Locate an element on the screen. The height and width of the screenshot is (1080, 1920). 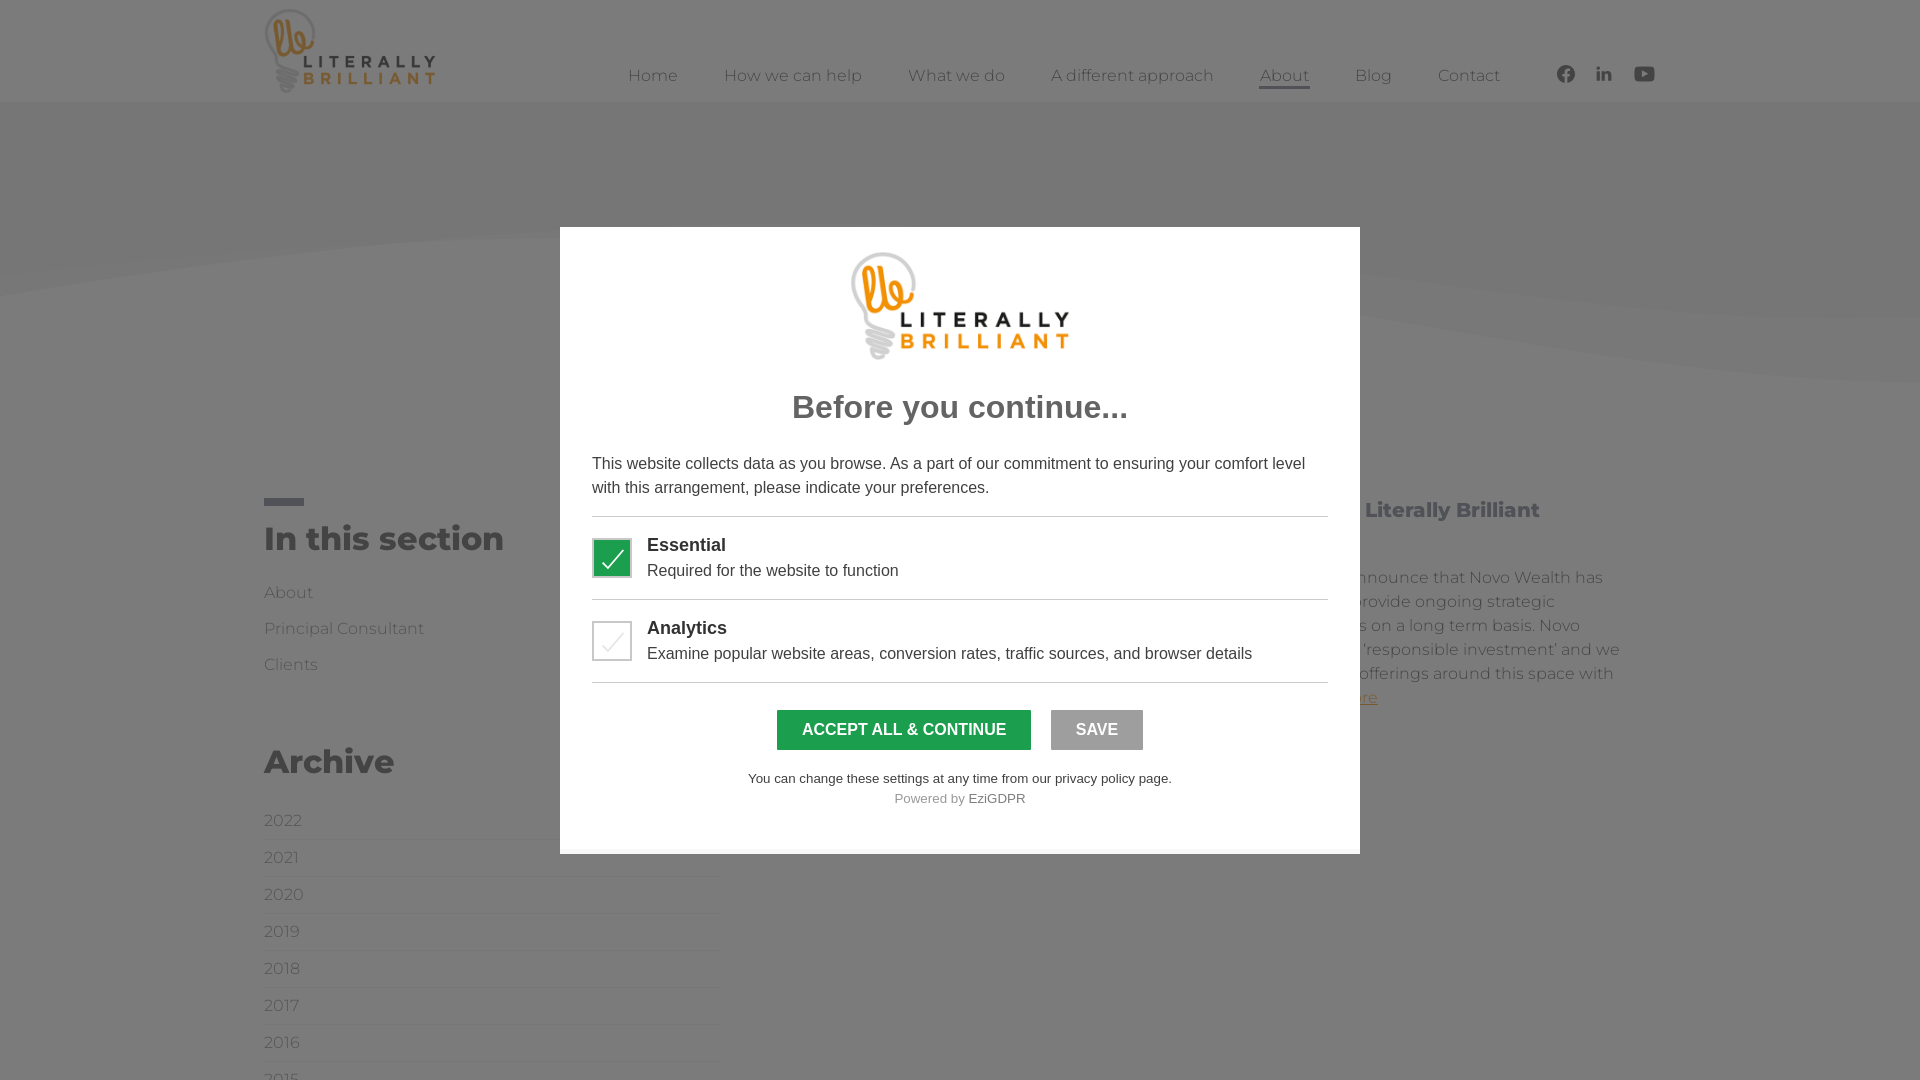
'Principal Consultant' is located at coordinates (344, 627).